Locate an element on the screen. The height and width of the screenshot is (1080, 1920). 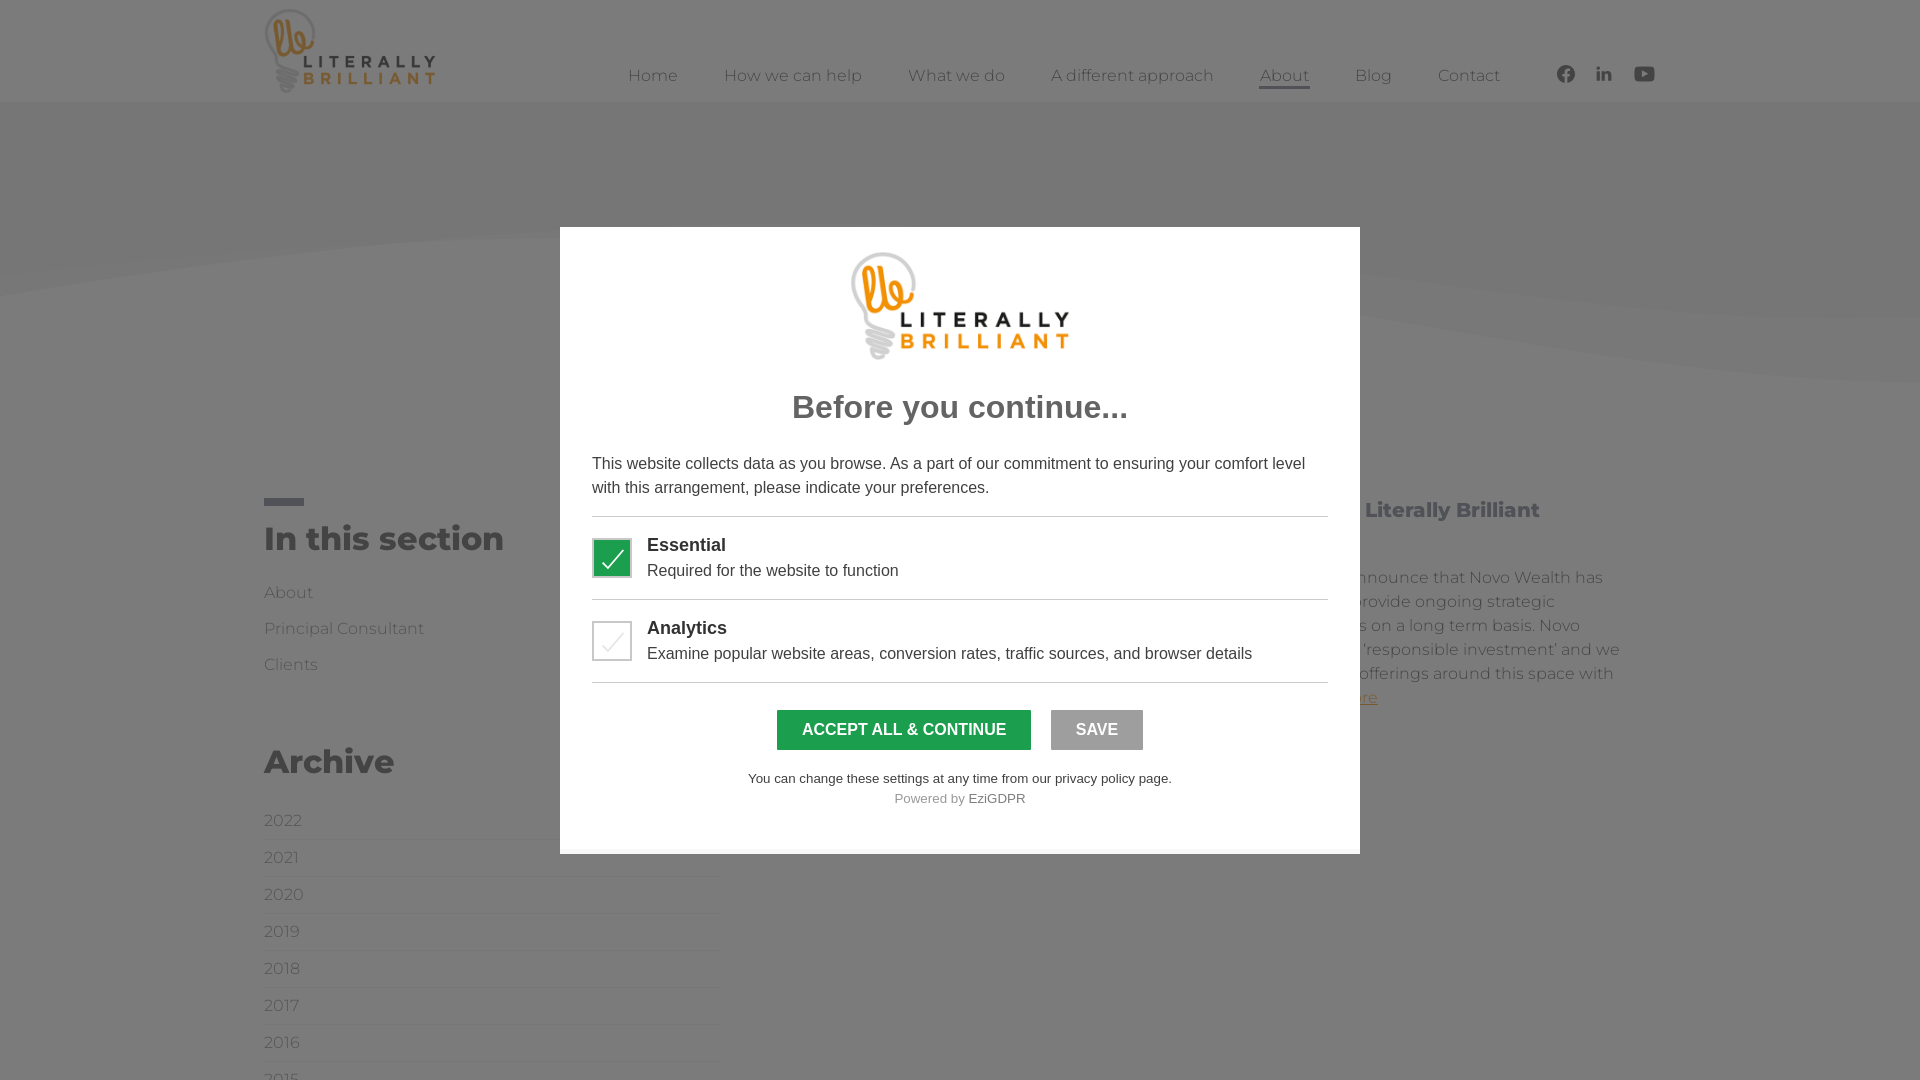
'Principal Consultant' is located at coordinates (344, 627).